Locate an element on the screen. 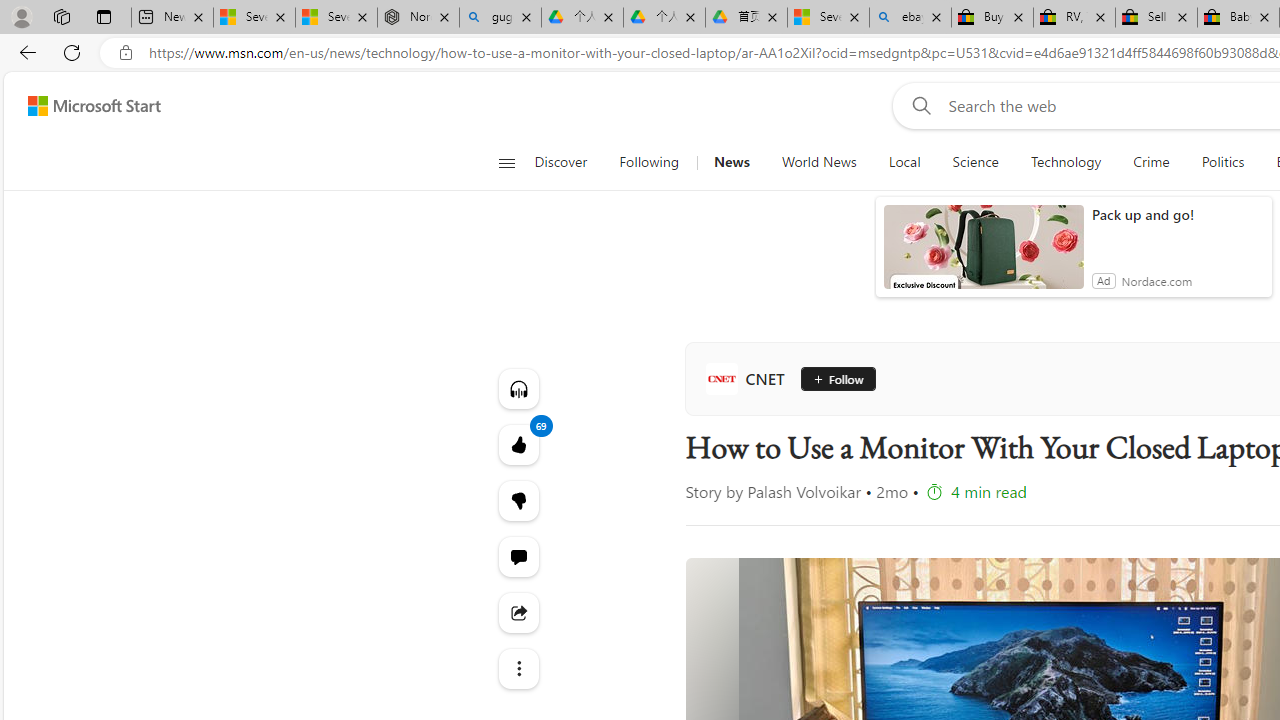 The width and height of the screenshot is (1280, 720). 'guge yunpan - Search' is located at coordinates (500, 17).